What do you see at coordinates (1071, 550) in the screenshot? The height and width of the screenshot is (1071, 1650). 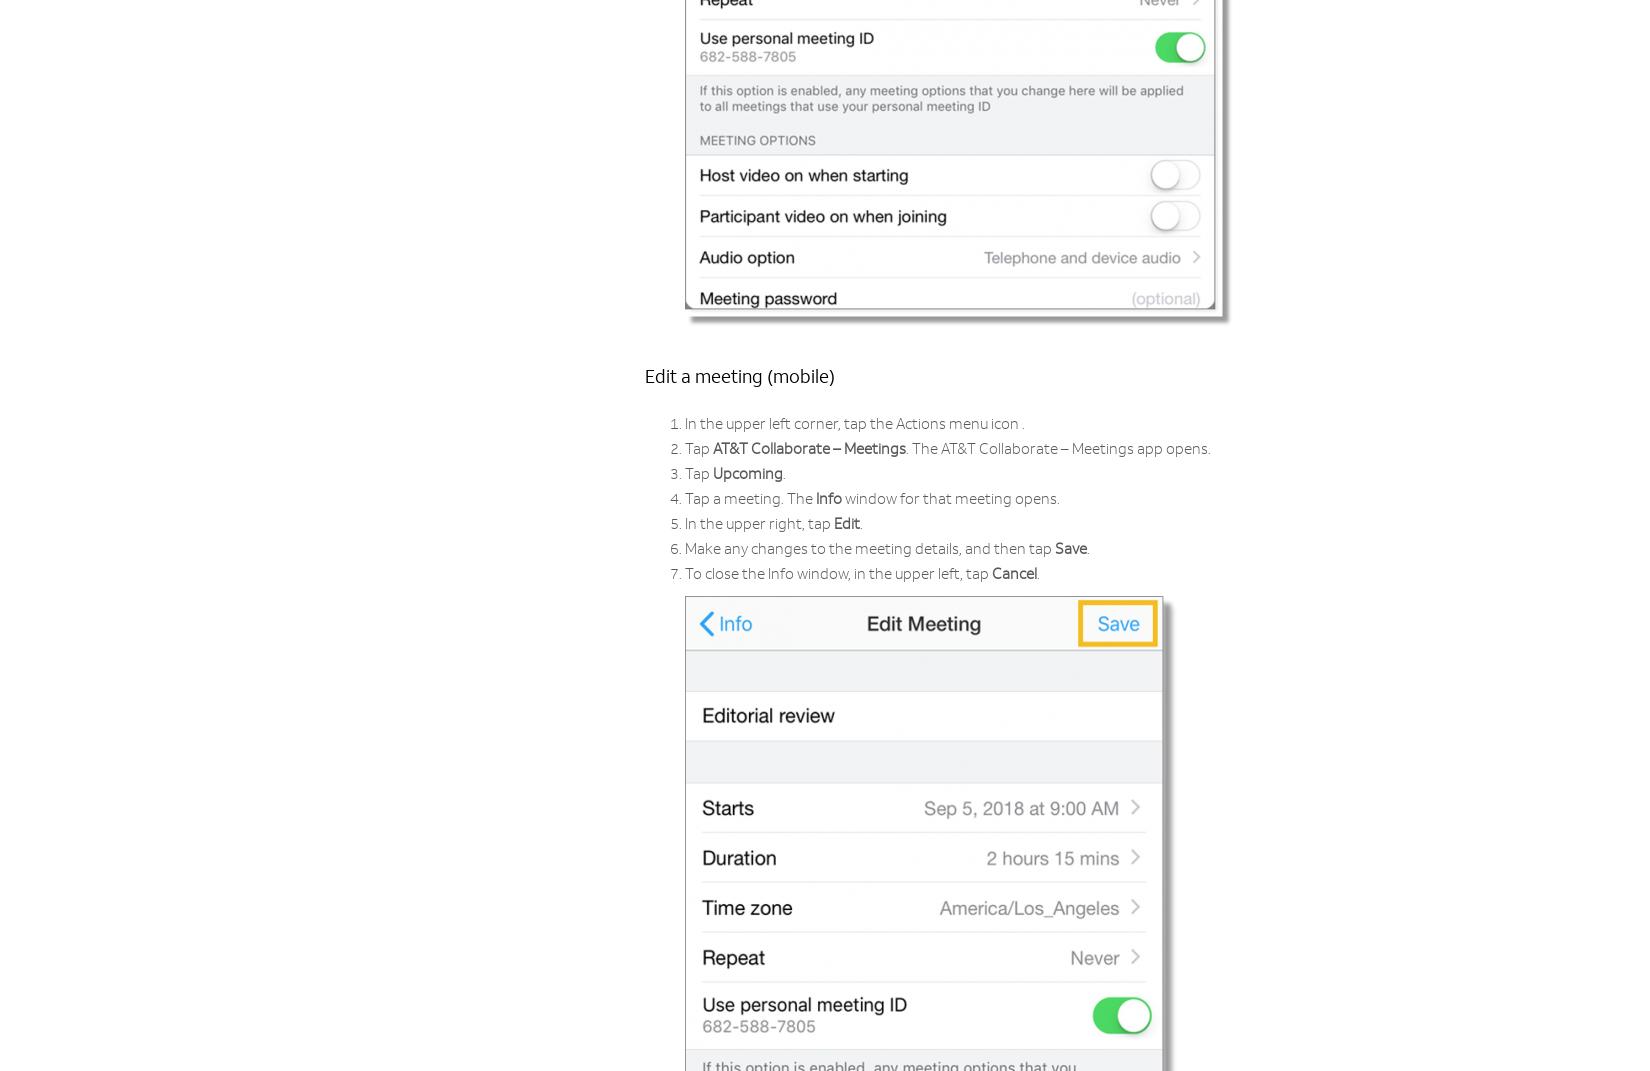 I see `'Save'` at bounding box center [1071, 550].